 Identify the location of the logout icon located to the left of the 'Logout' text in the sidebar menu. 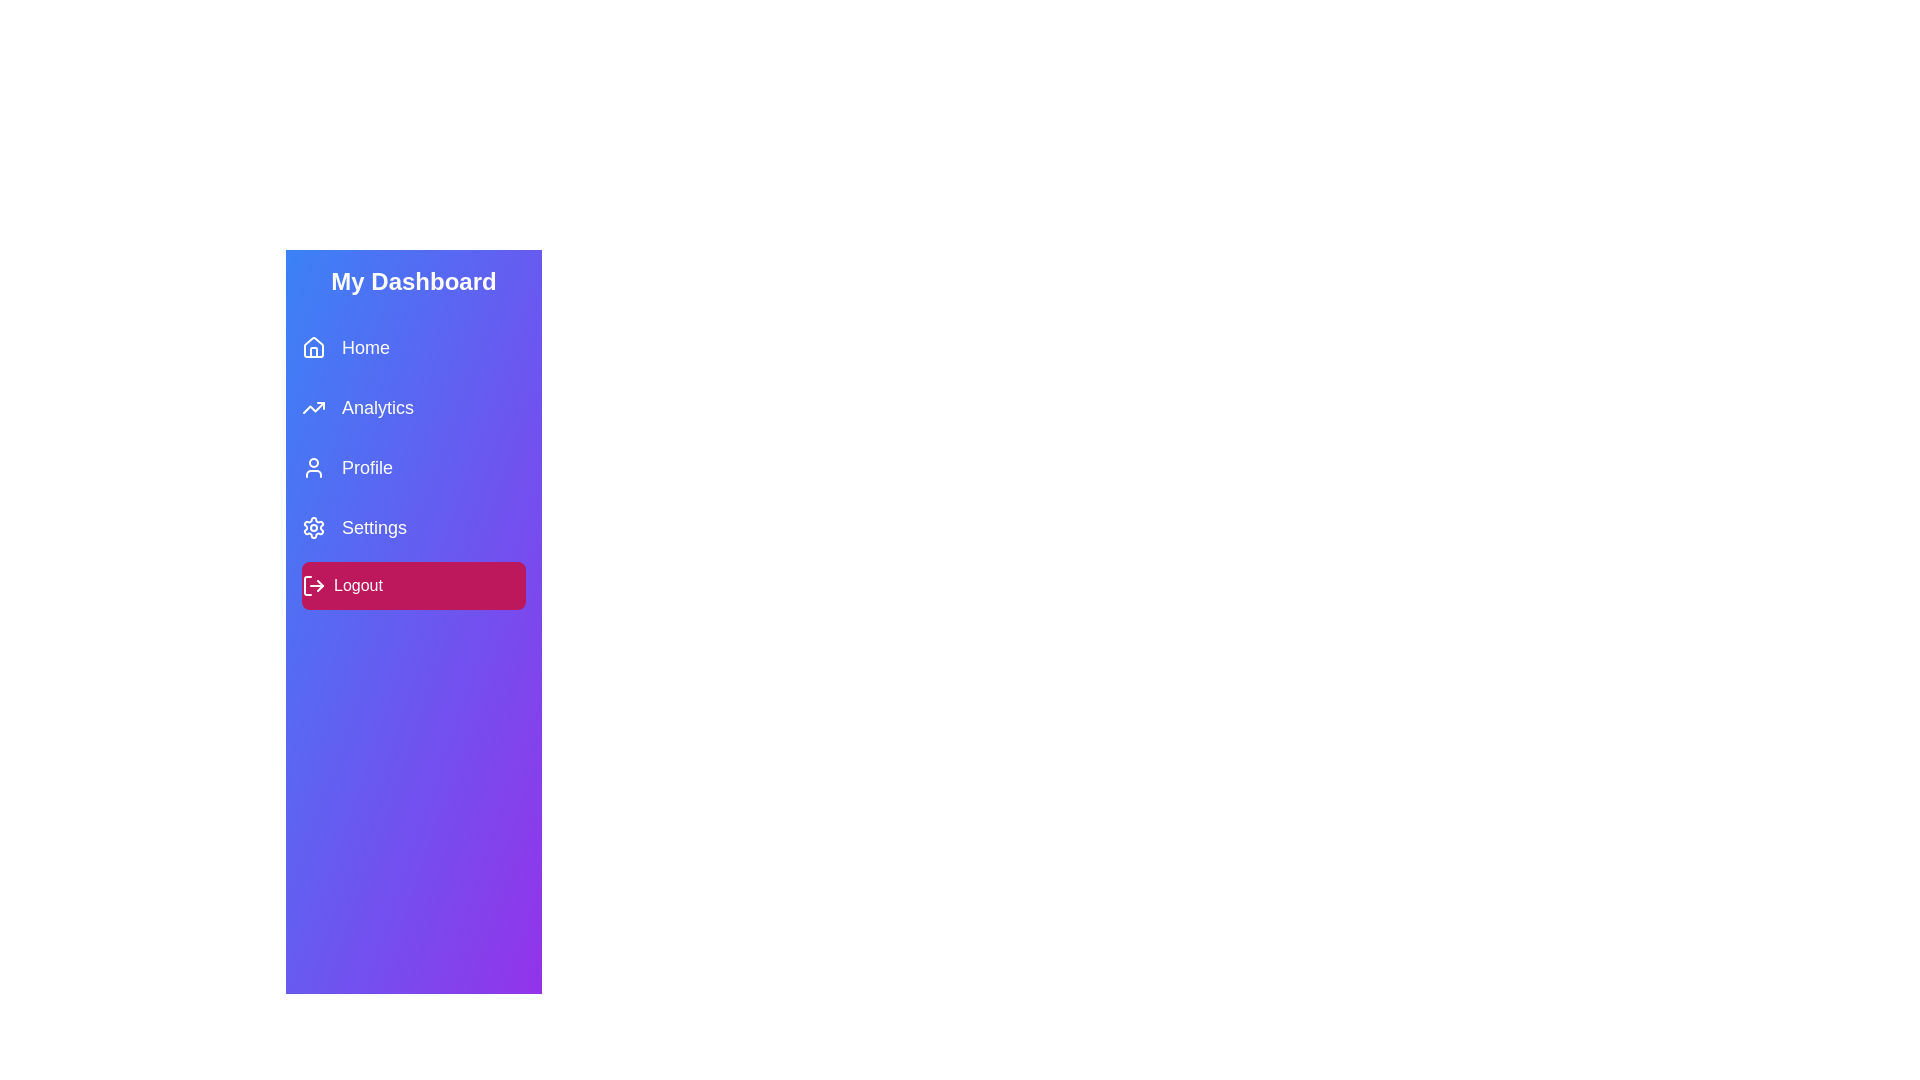
(312, 585).